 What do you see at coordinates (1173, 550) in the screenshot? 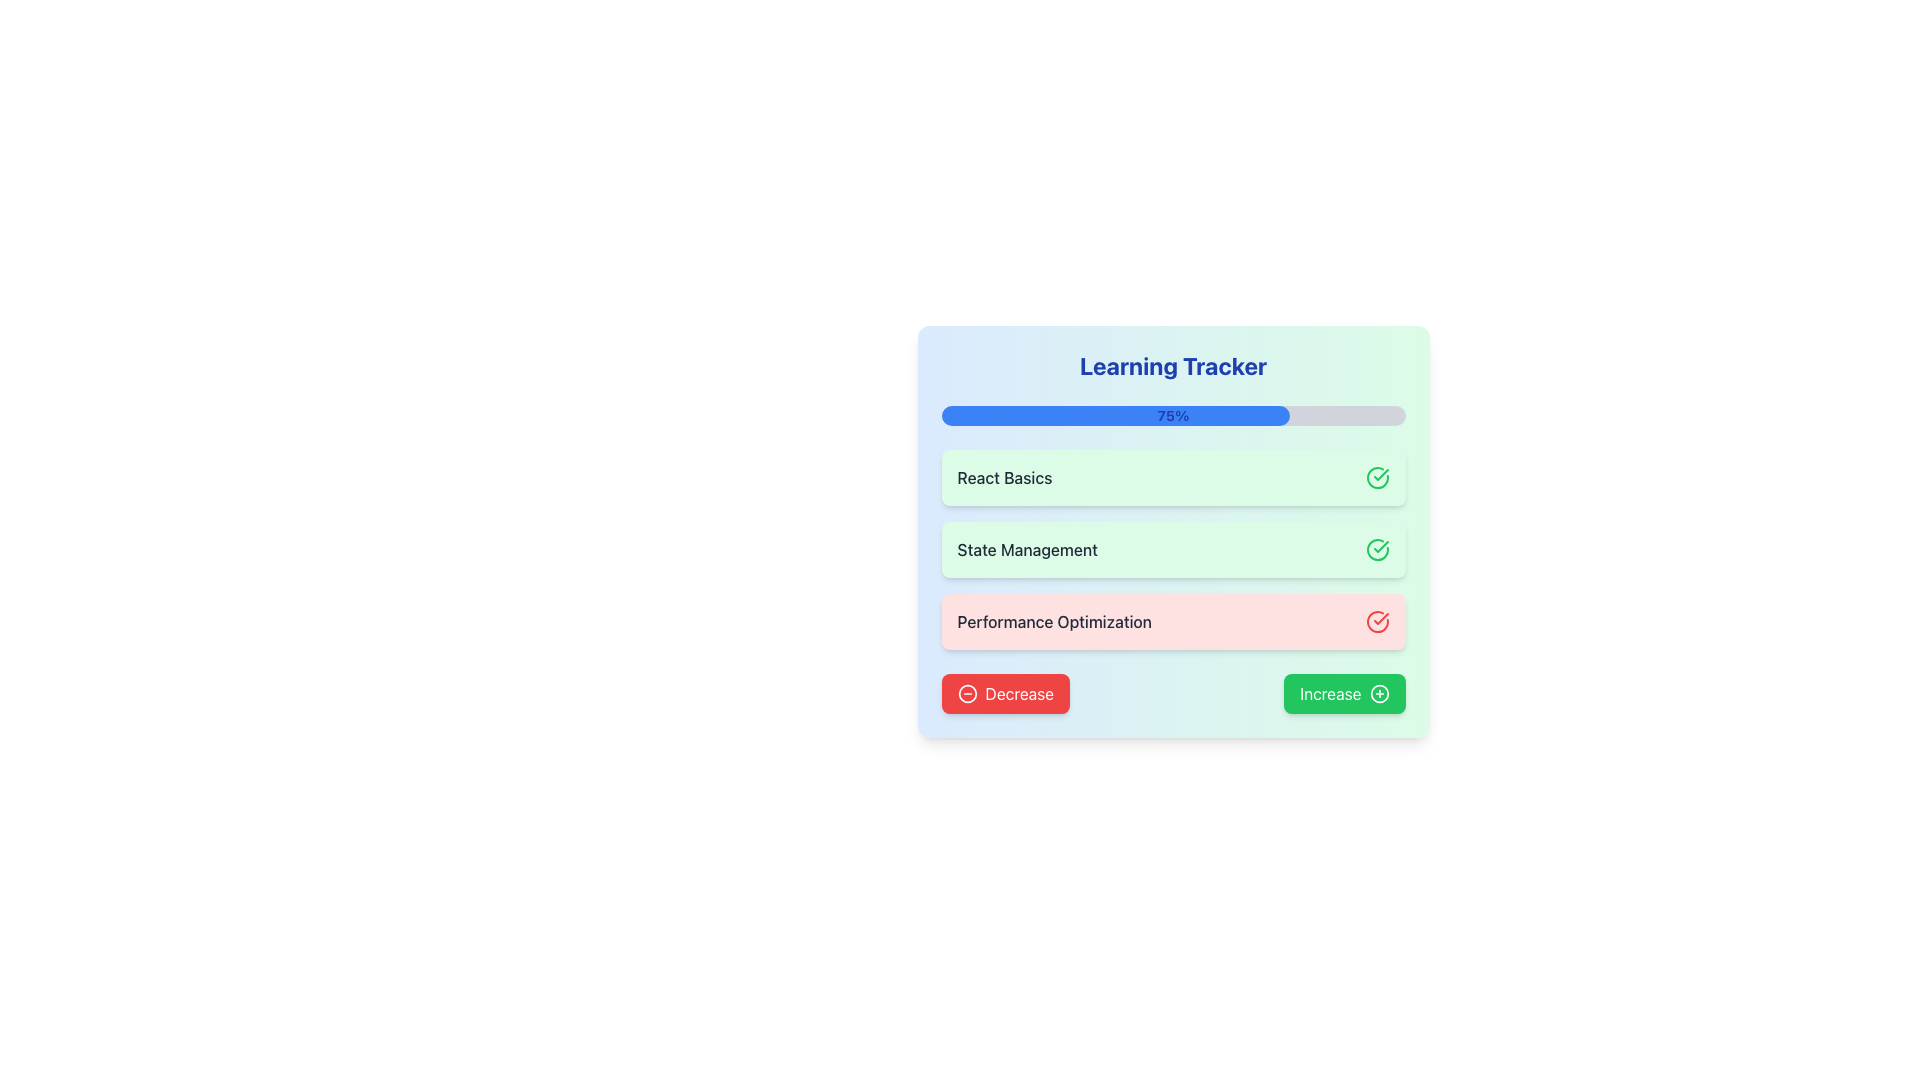
I see `the List item or status tile labeled 'State Management'` at bounding box center [1173, 550].